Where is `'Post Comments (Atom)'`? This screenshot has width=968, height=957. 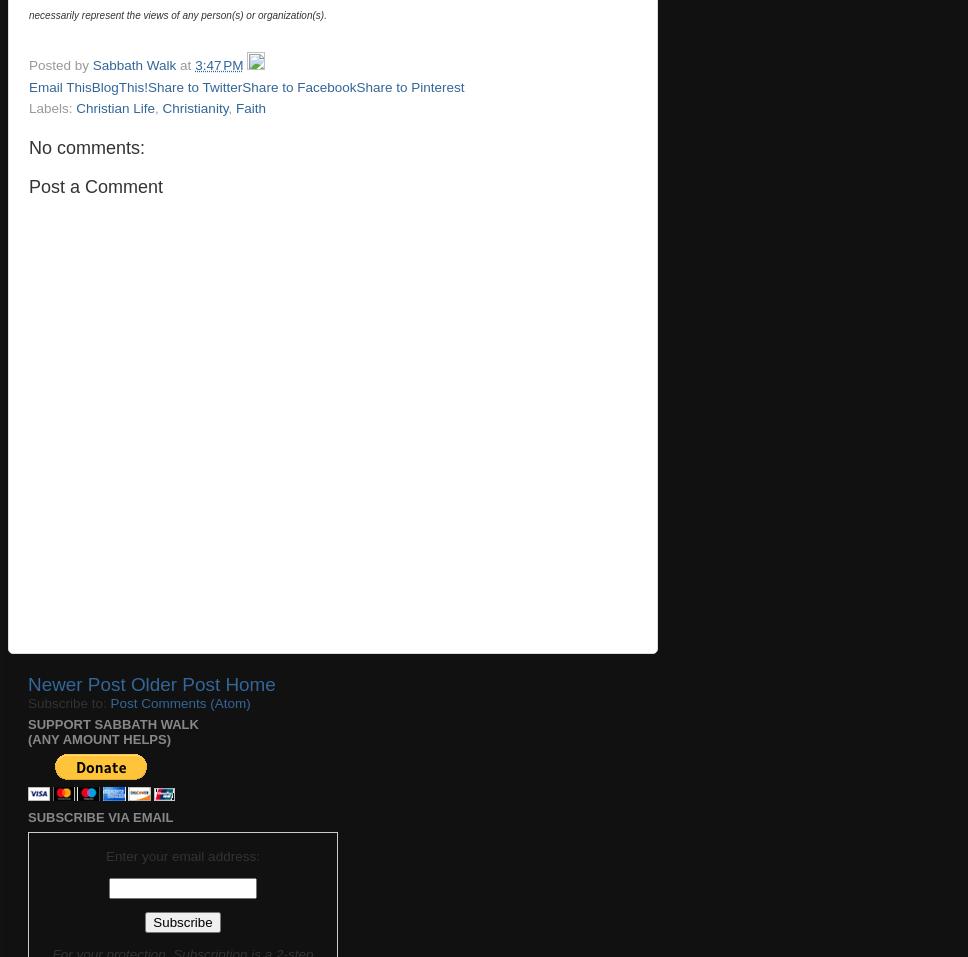 'Post Comments (Atom)' is located at coordinates (180, 702).